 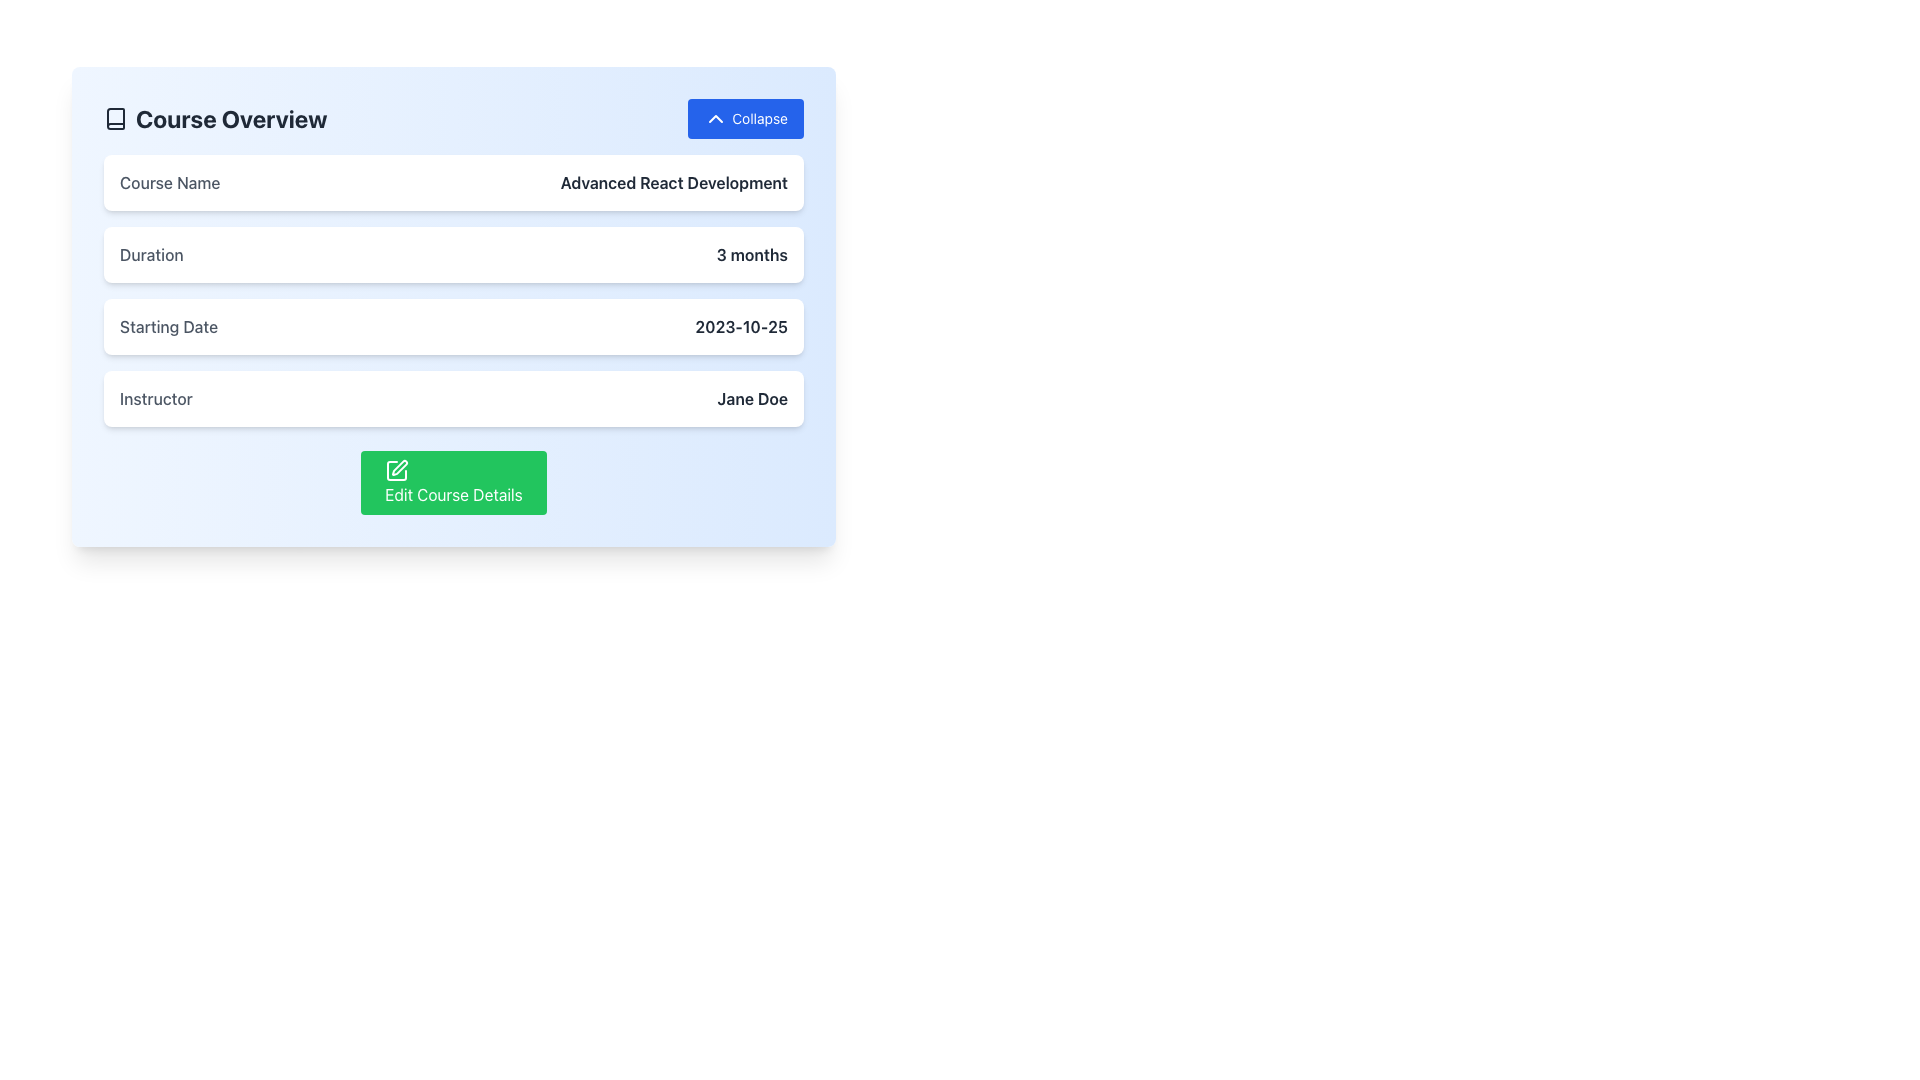 I want to click on the icon located inside the blue 'Collapse' button, so click(x=716, y=119).